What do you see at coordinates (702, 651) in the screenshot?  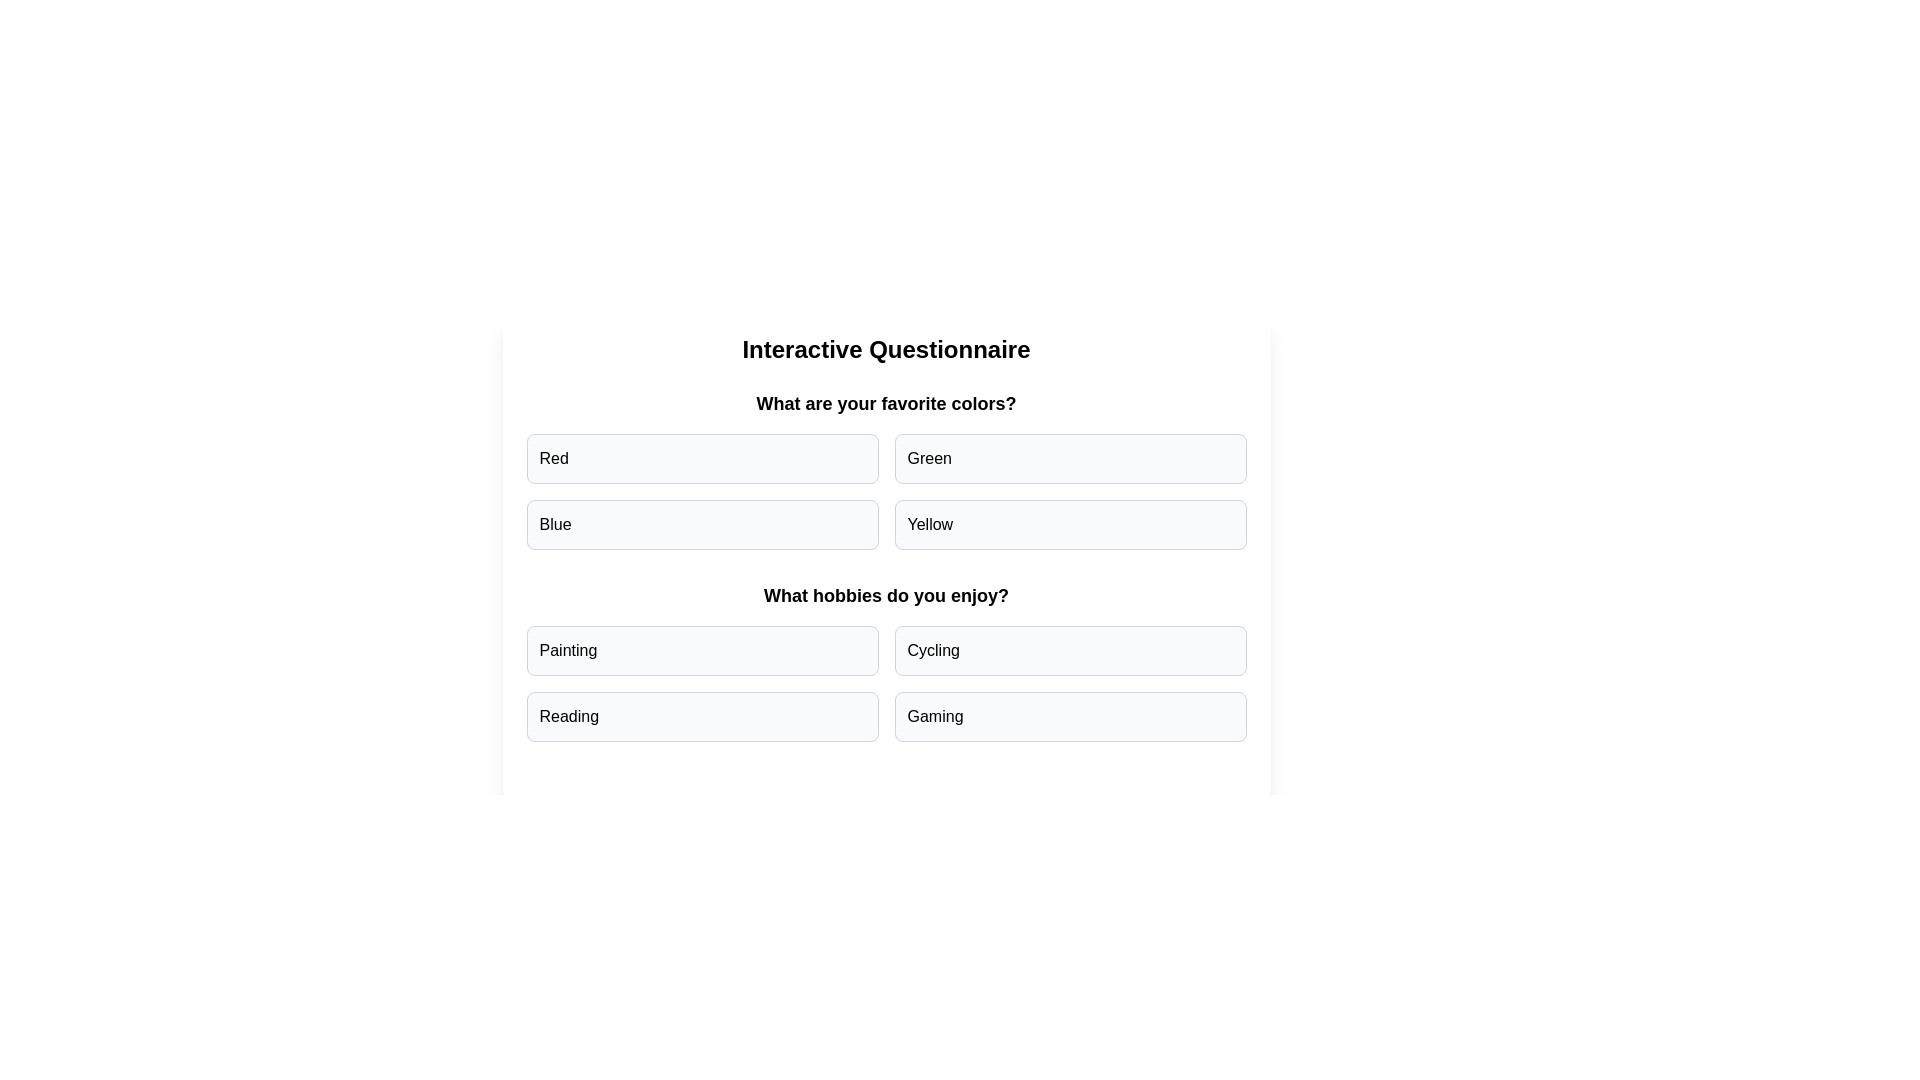 I see `the answer option Painting for the question What hobbies do you enjoy?` at bounding box center [702, 651].